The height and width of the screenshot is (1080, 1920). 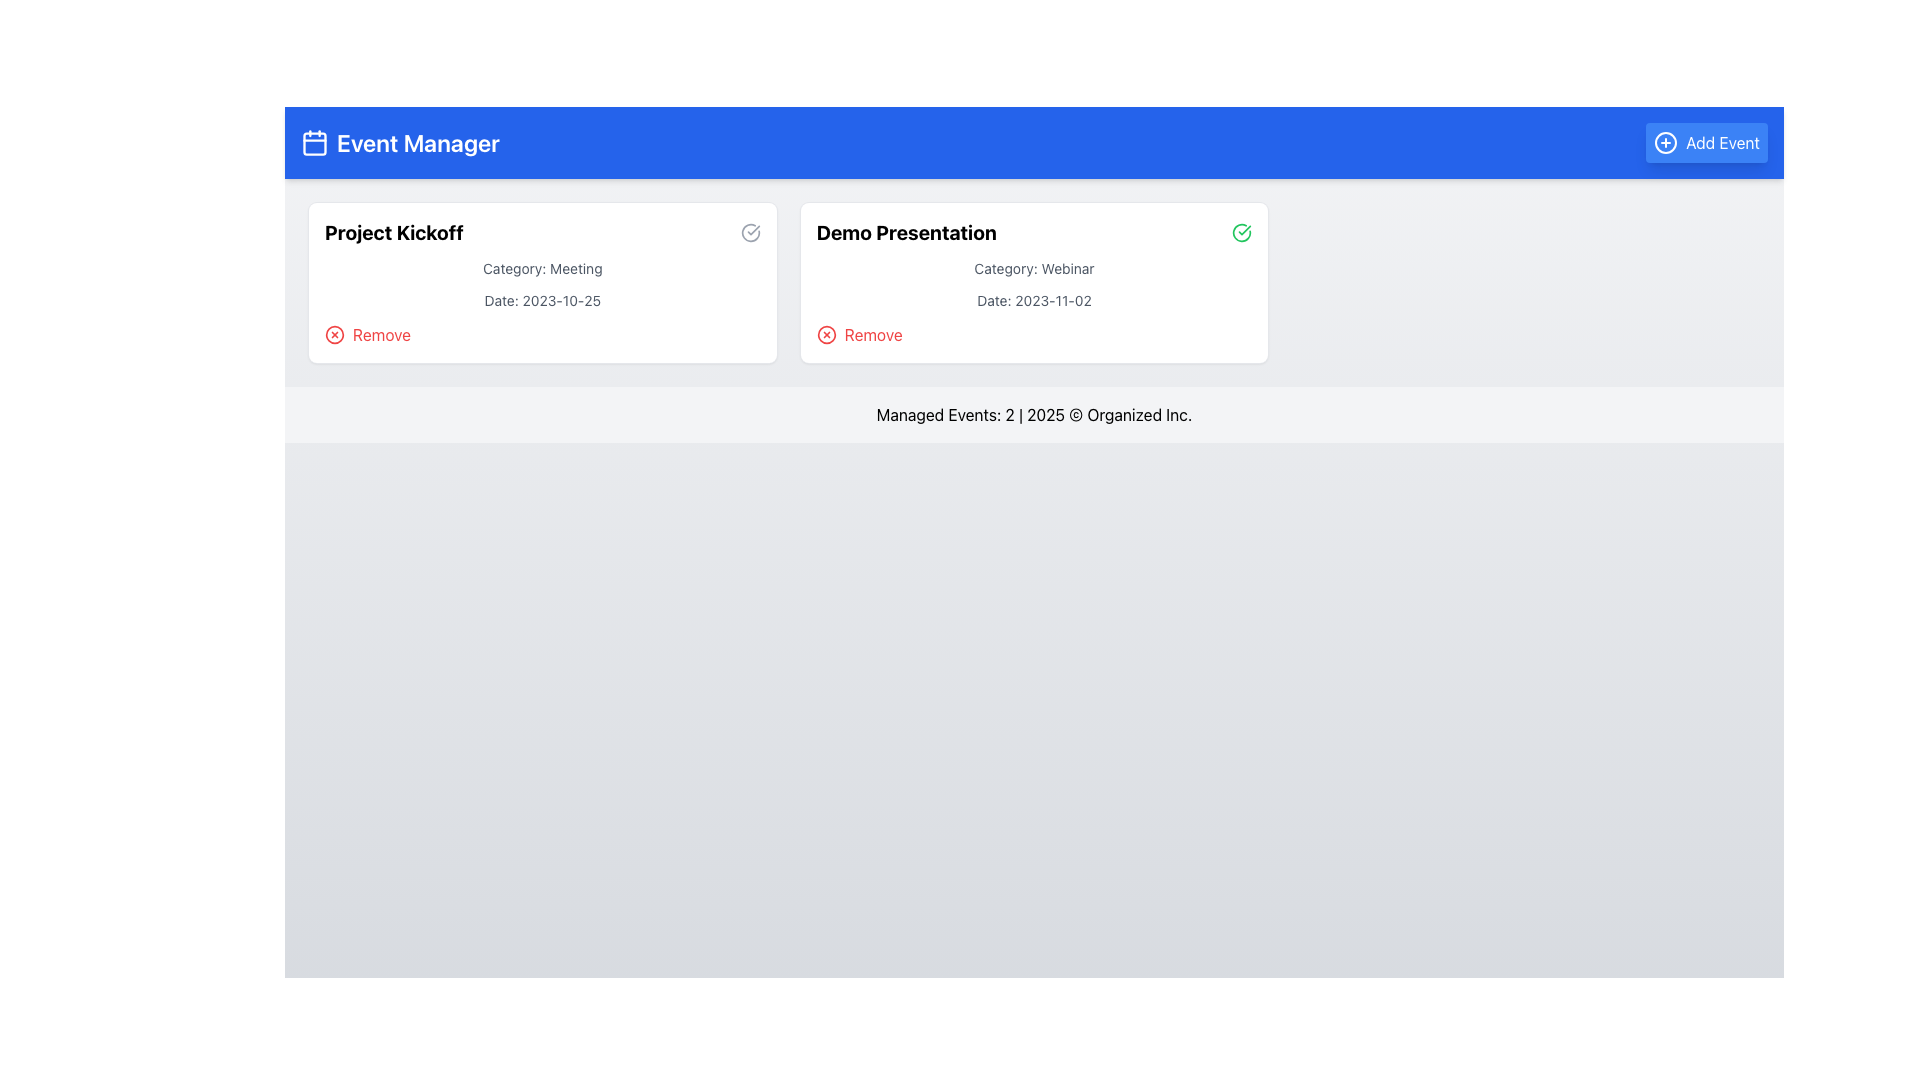 What do you see at coordinates (400, 141) in the screenshot?
I see `the 'Event Manager' title text with the calendar icon located in the blue header banner` at bounding box center [400, 141].